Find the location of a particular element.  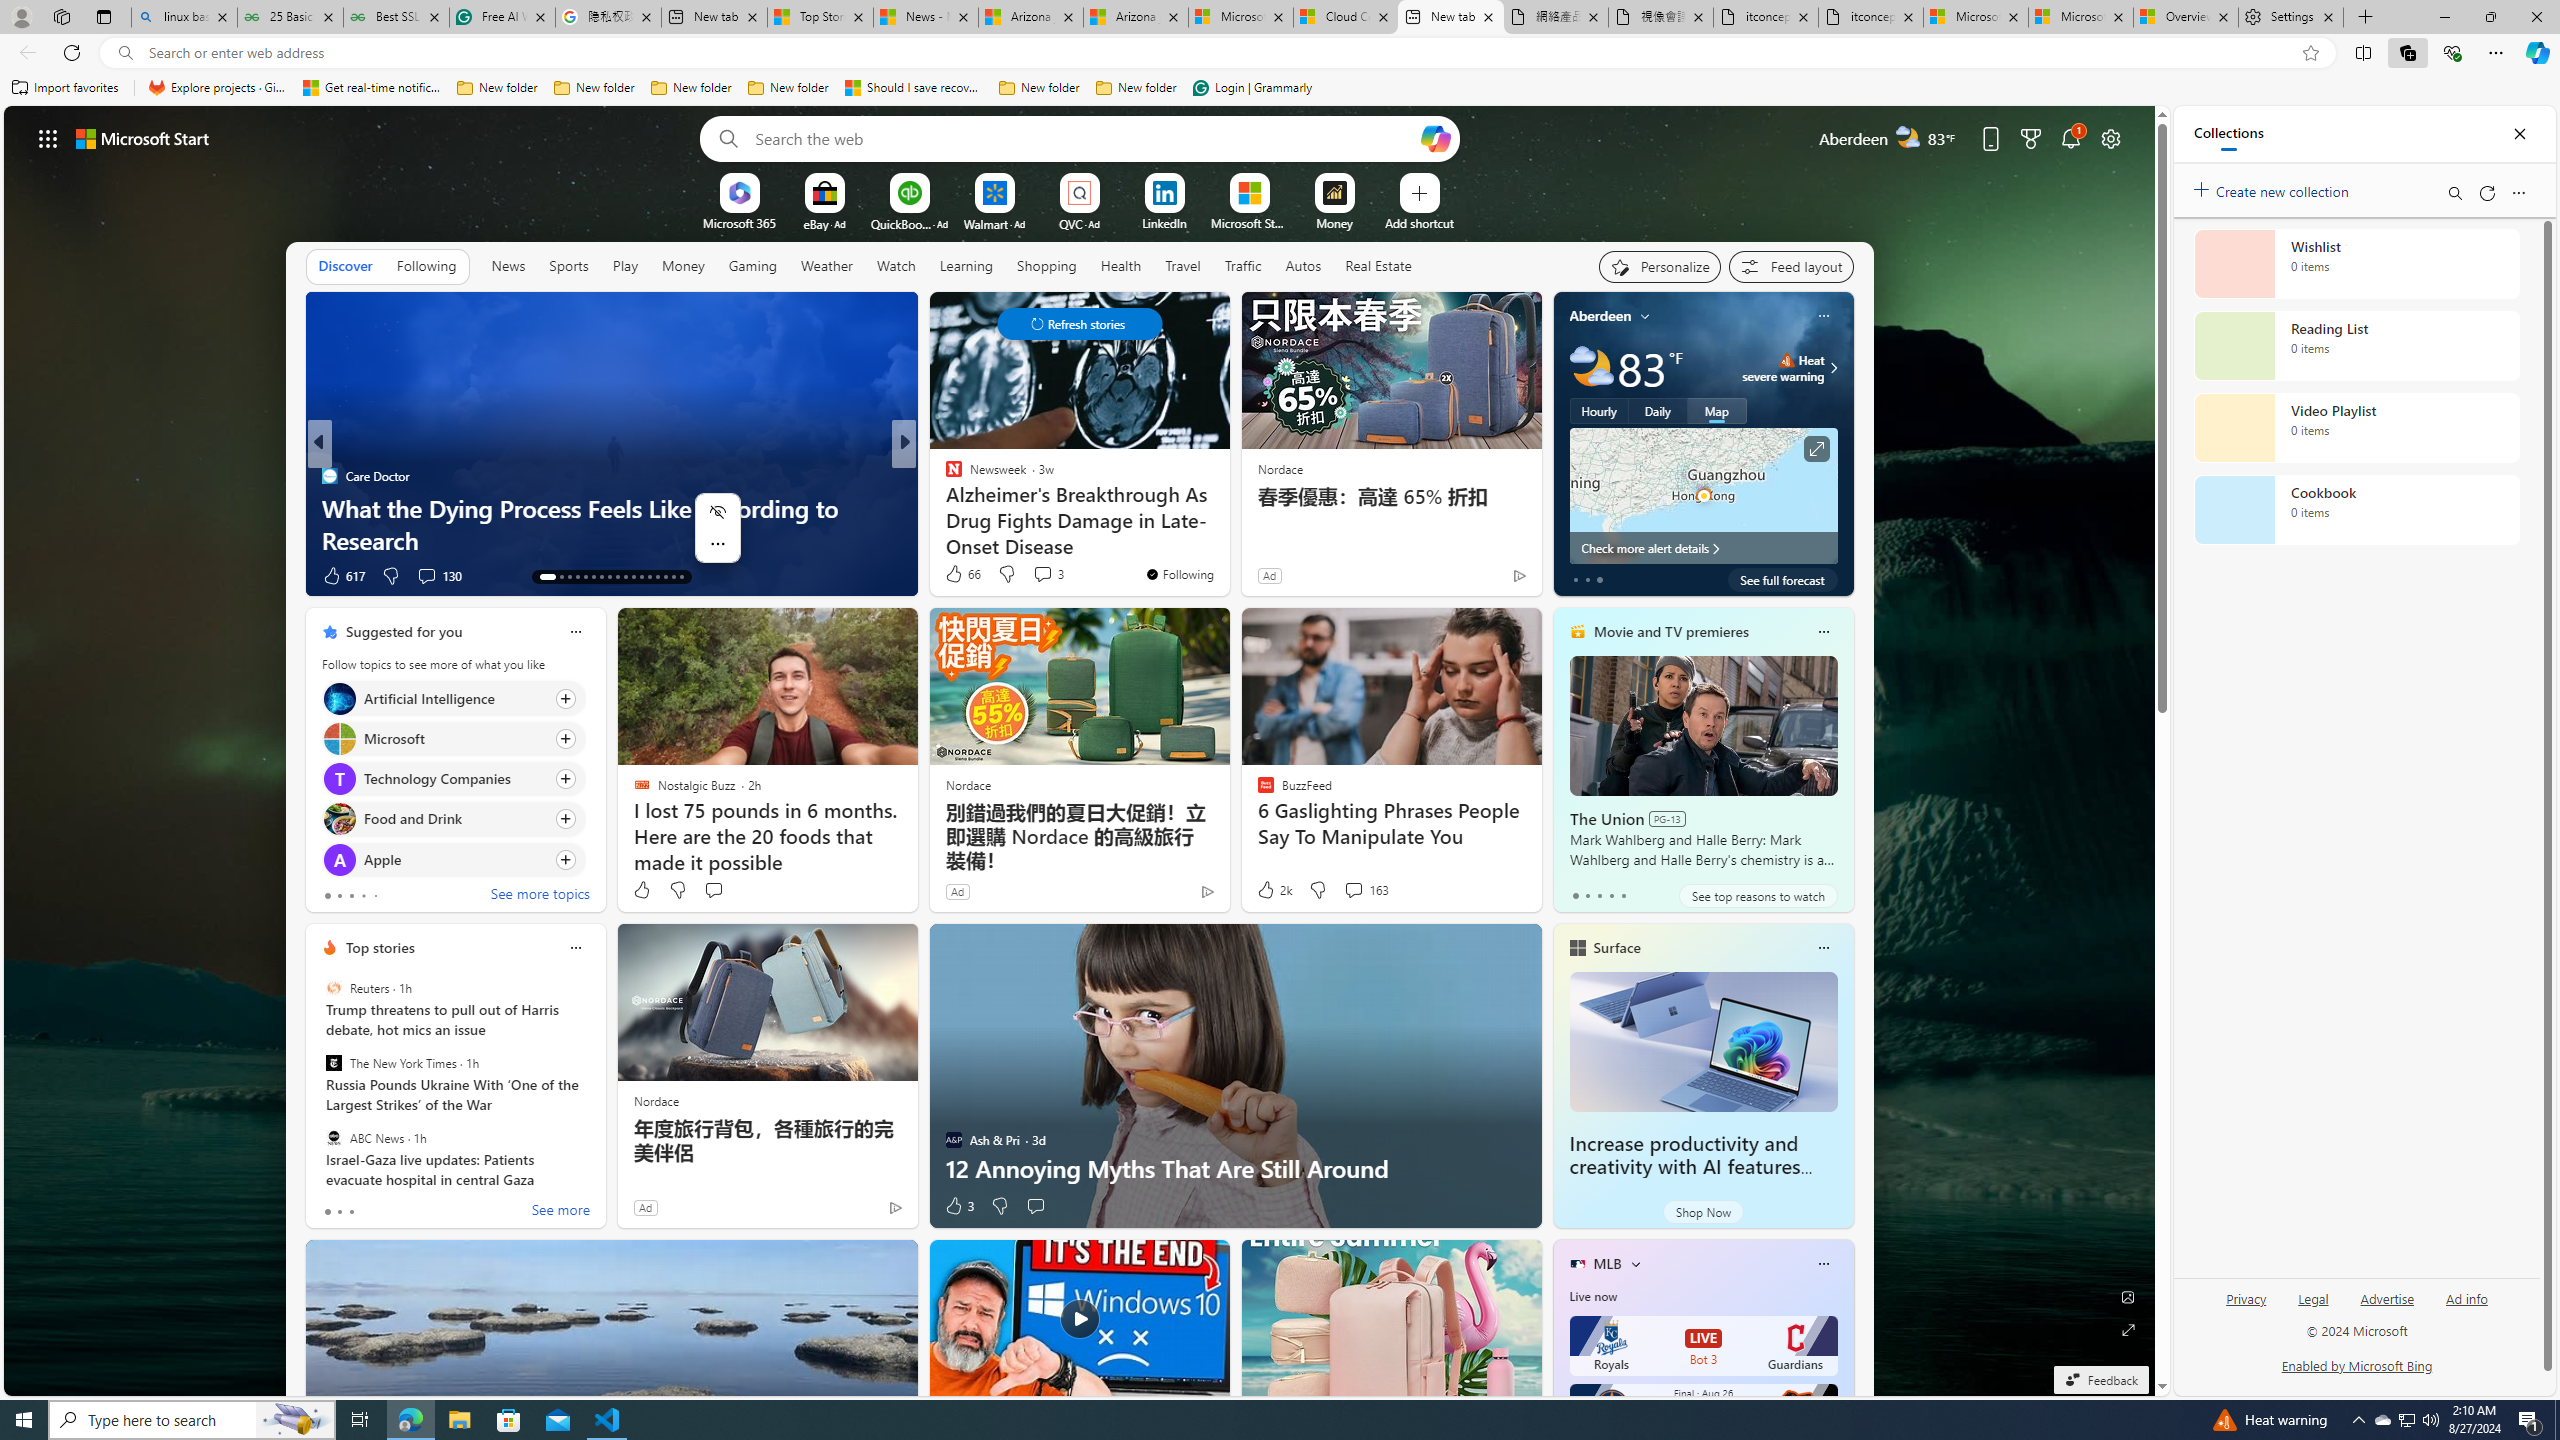

'Add a site' is located at coordinates (1418, 222).